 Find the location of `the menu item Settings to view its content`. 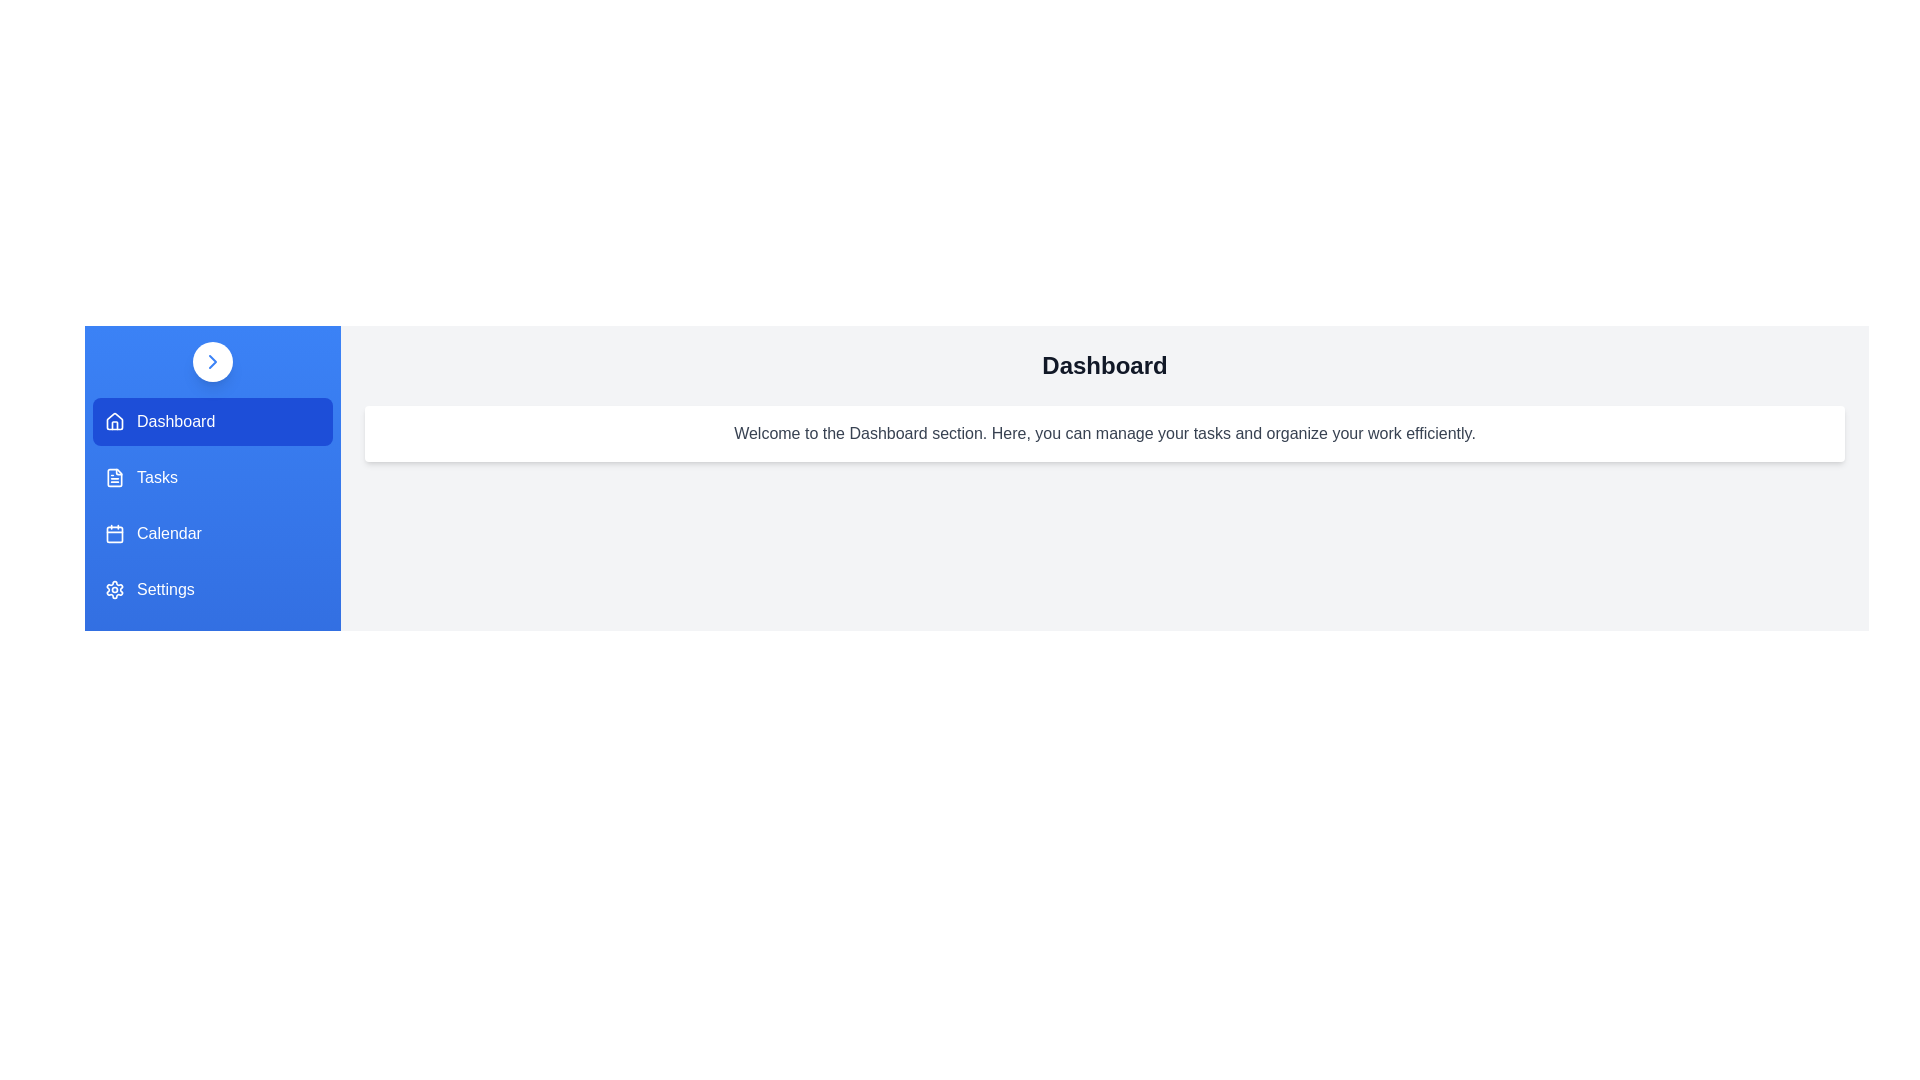

the menu item Settings to view its content is located at coordinates (212, 589).